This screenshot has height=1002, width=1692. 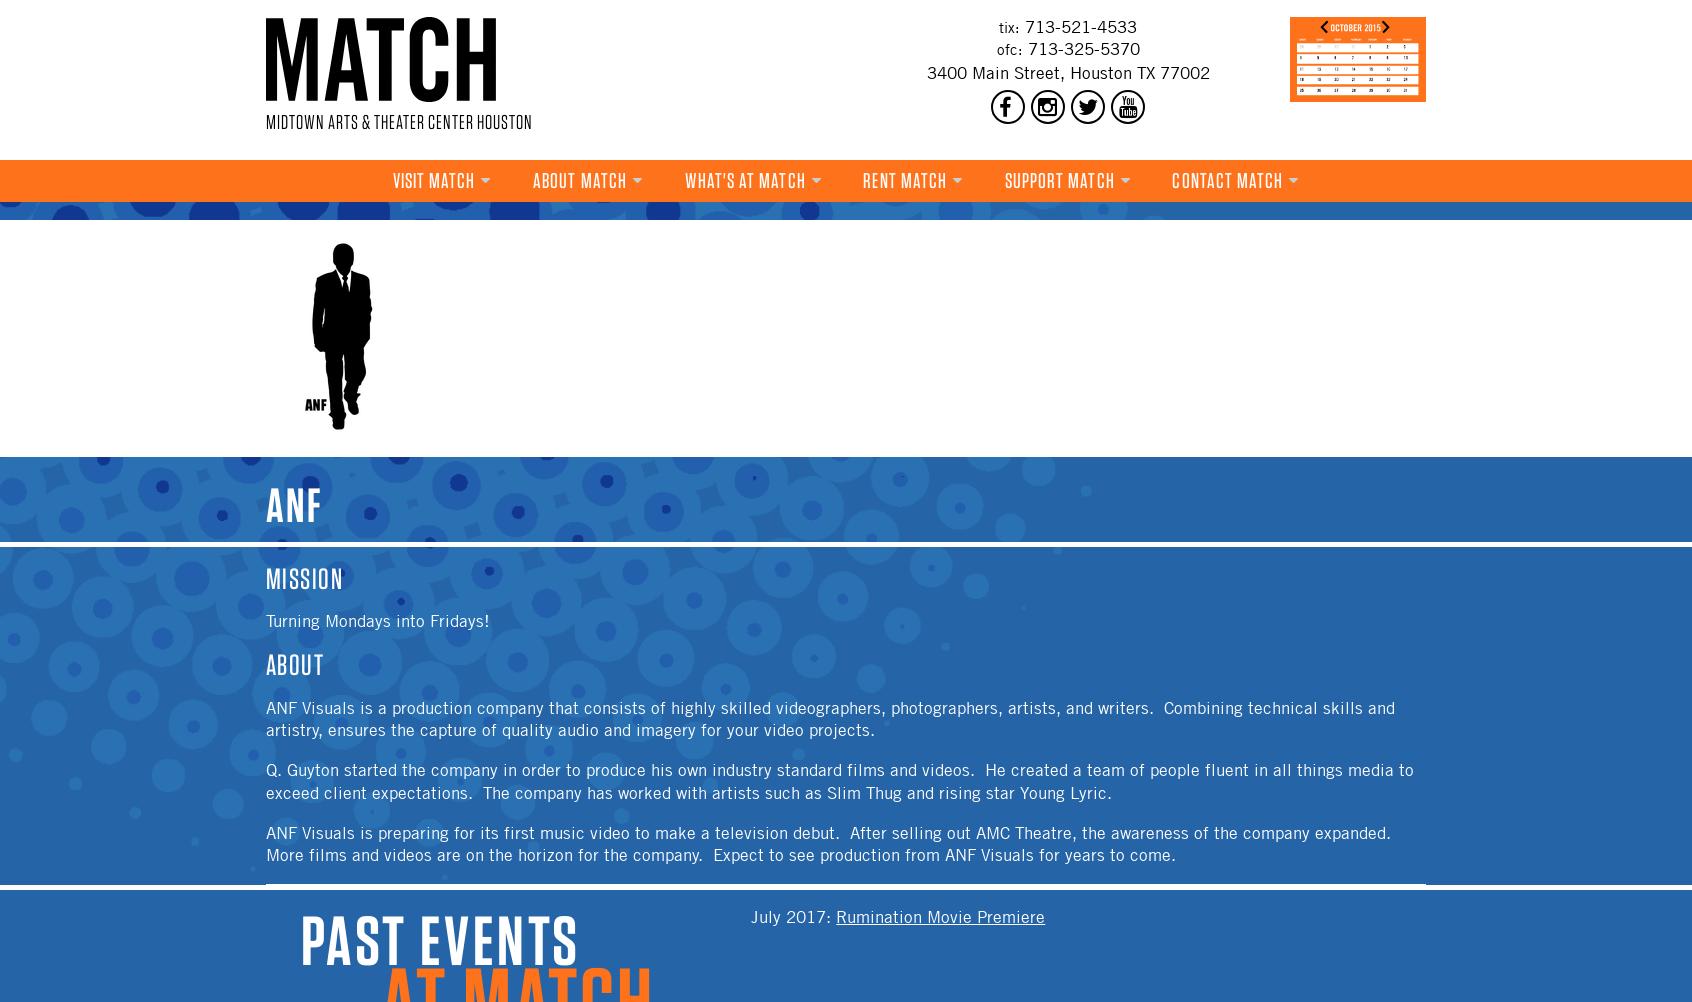 What do you see at coordinates (293, 663) in the screenshot?
I see `'About'` at bounding box center [293, 663].